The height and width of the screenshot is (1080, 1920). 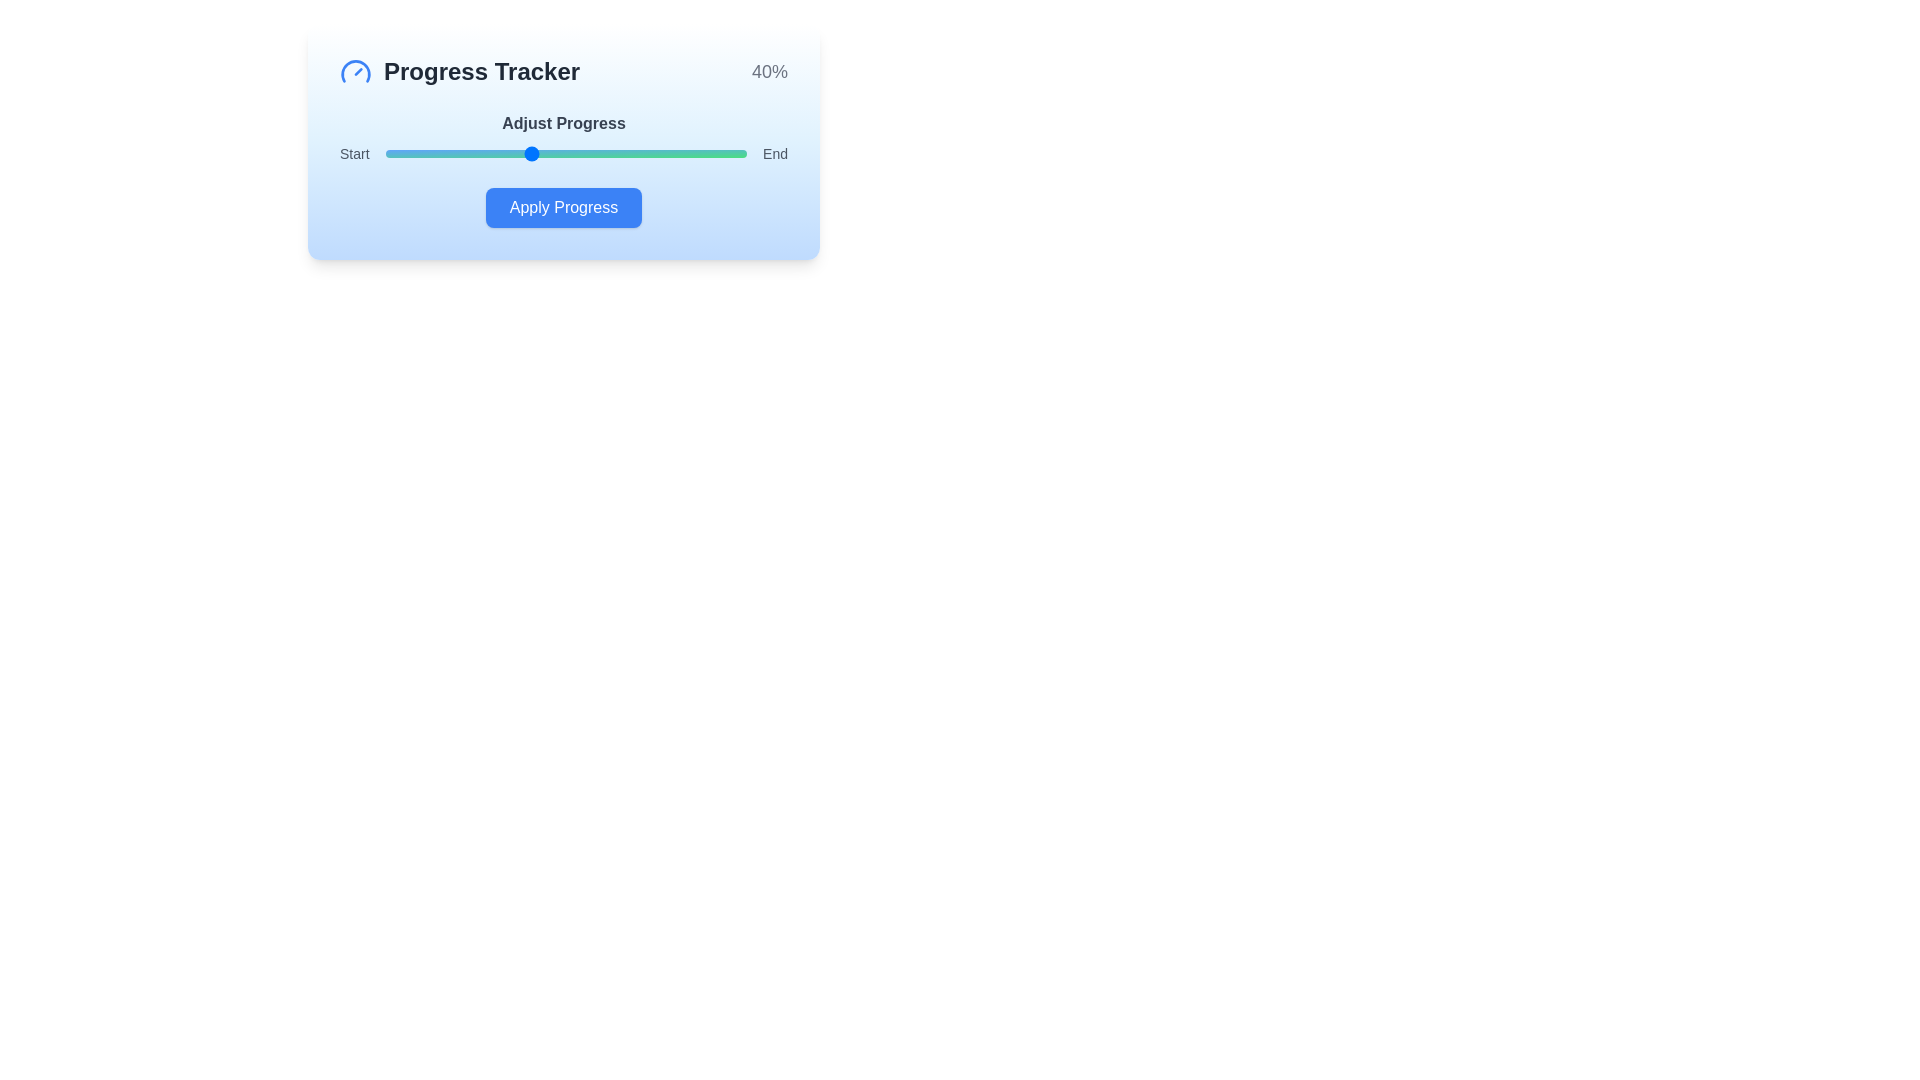 What do you see at coordinates (442, 153) in the screenshot?
I see `the progress slider to 16%` at bounding box center [442, 153].